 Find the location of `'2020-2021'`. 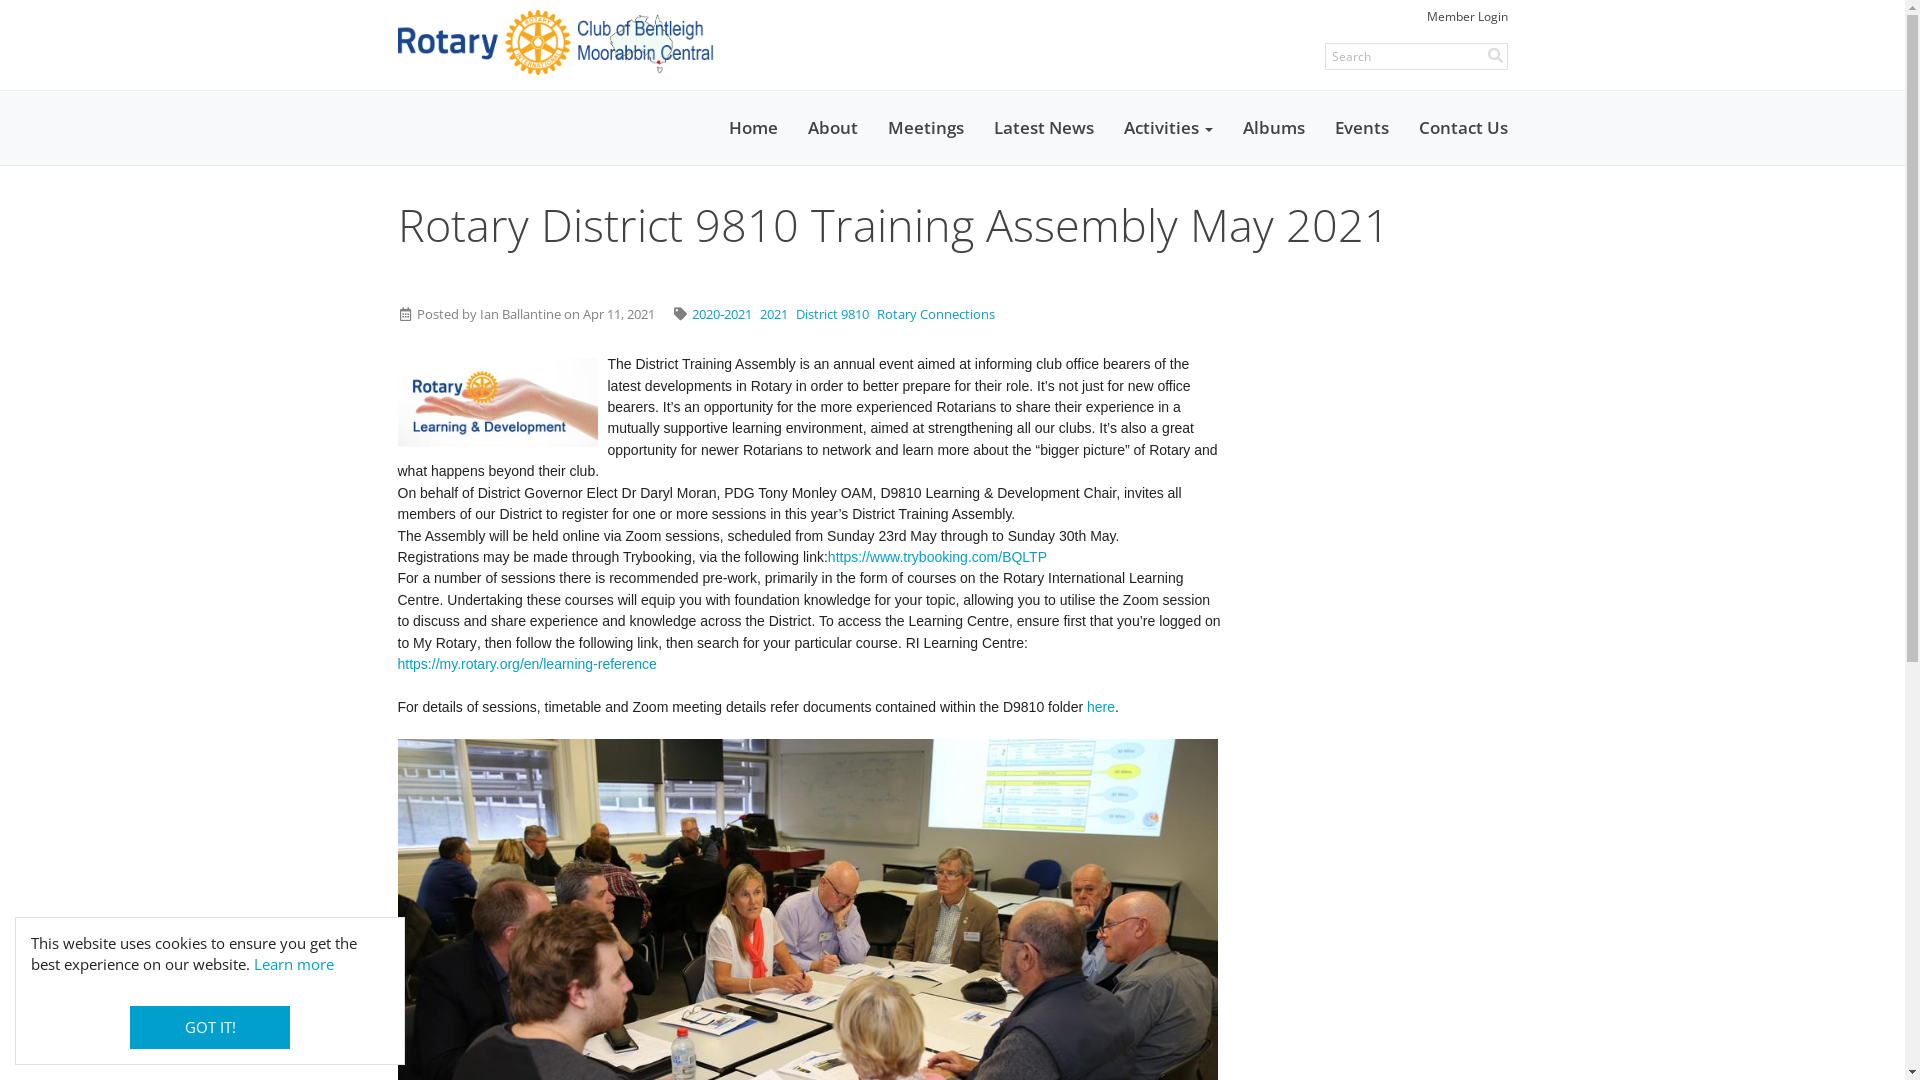

'2020-2021' is located at coordinates (720, 313).